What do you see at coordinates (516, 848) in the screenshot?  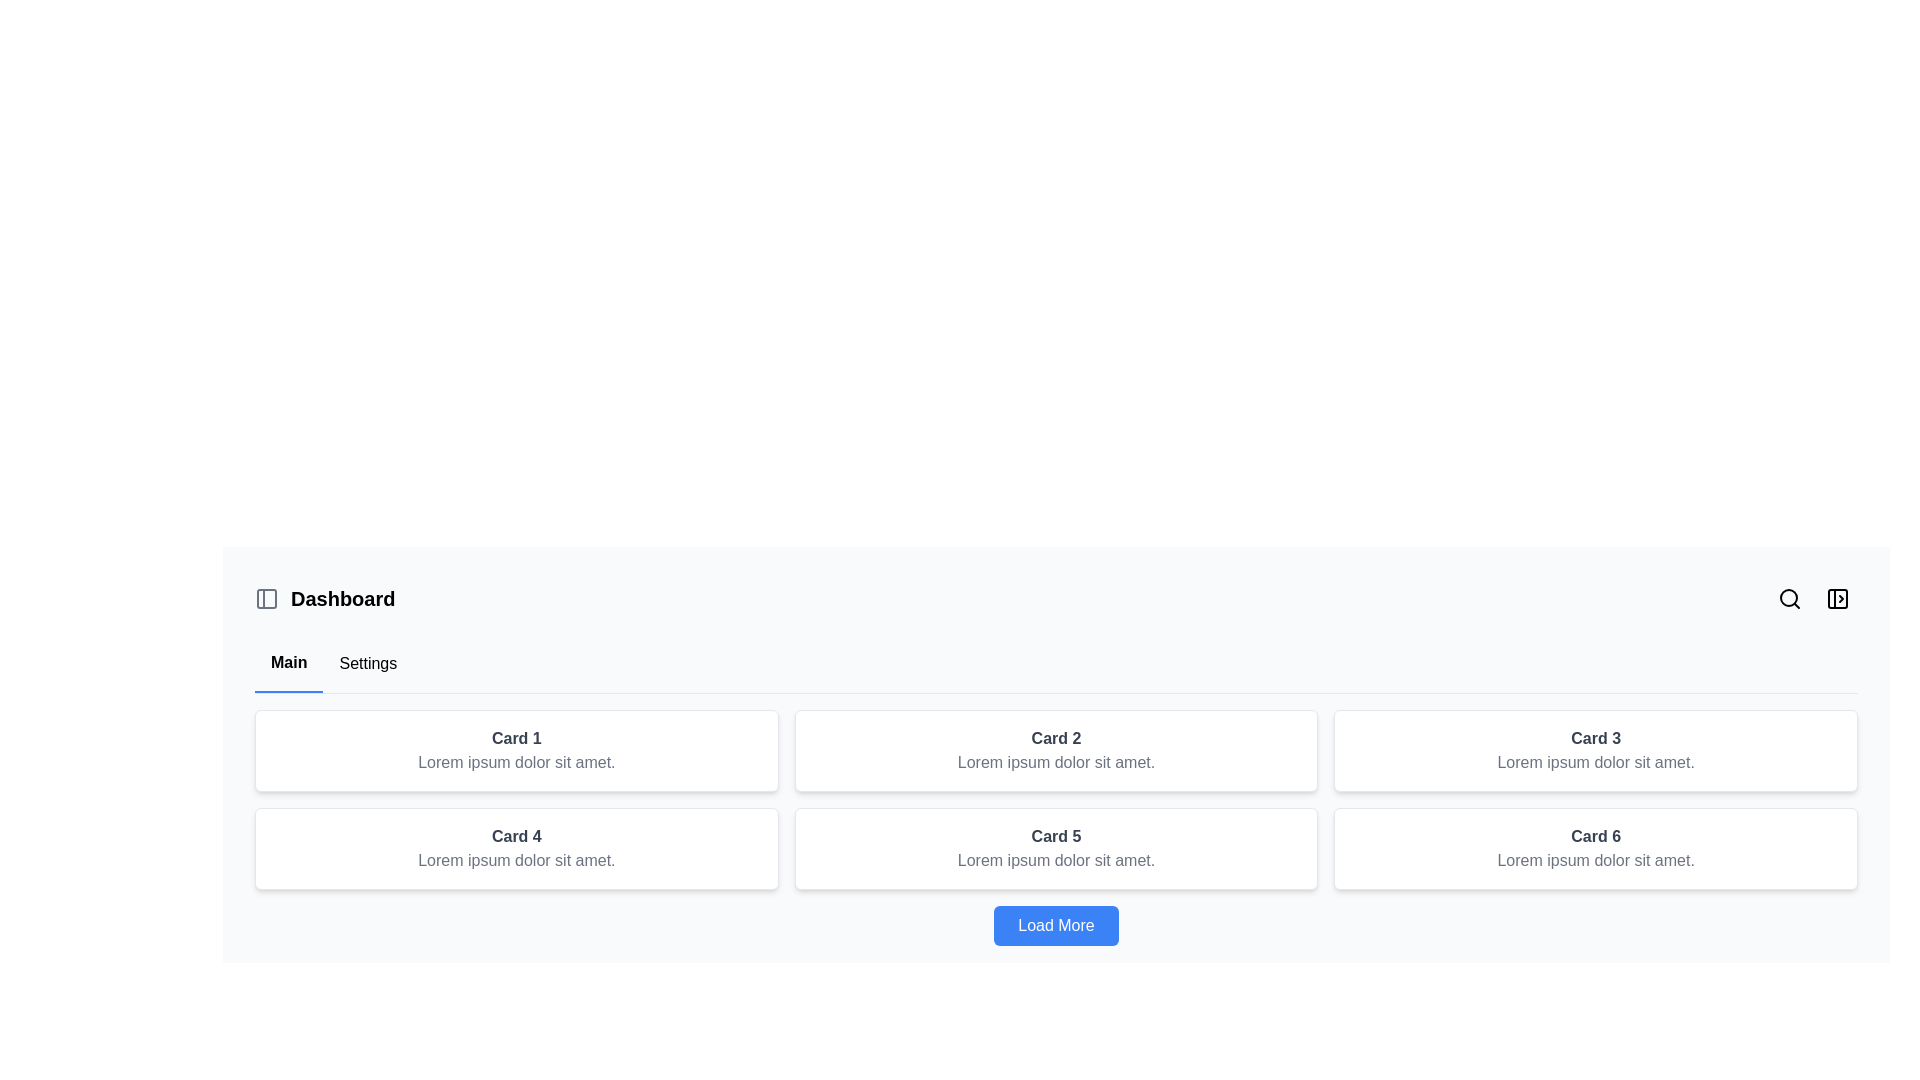 I see `the information contained within the card labeled 'Card 4', which features a light-colored background and includes bold text 'Card 4' and regular text 'Lorem ipsum dolor sit amet.'` at bounding box center [516, 848].